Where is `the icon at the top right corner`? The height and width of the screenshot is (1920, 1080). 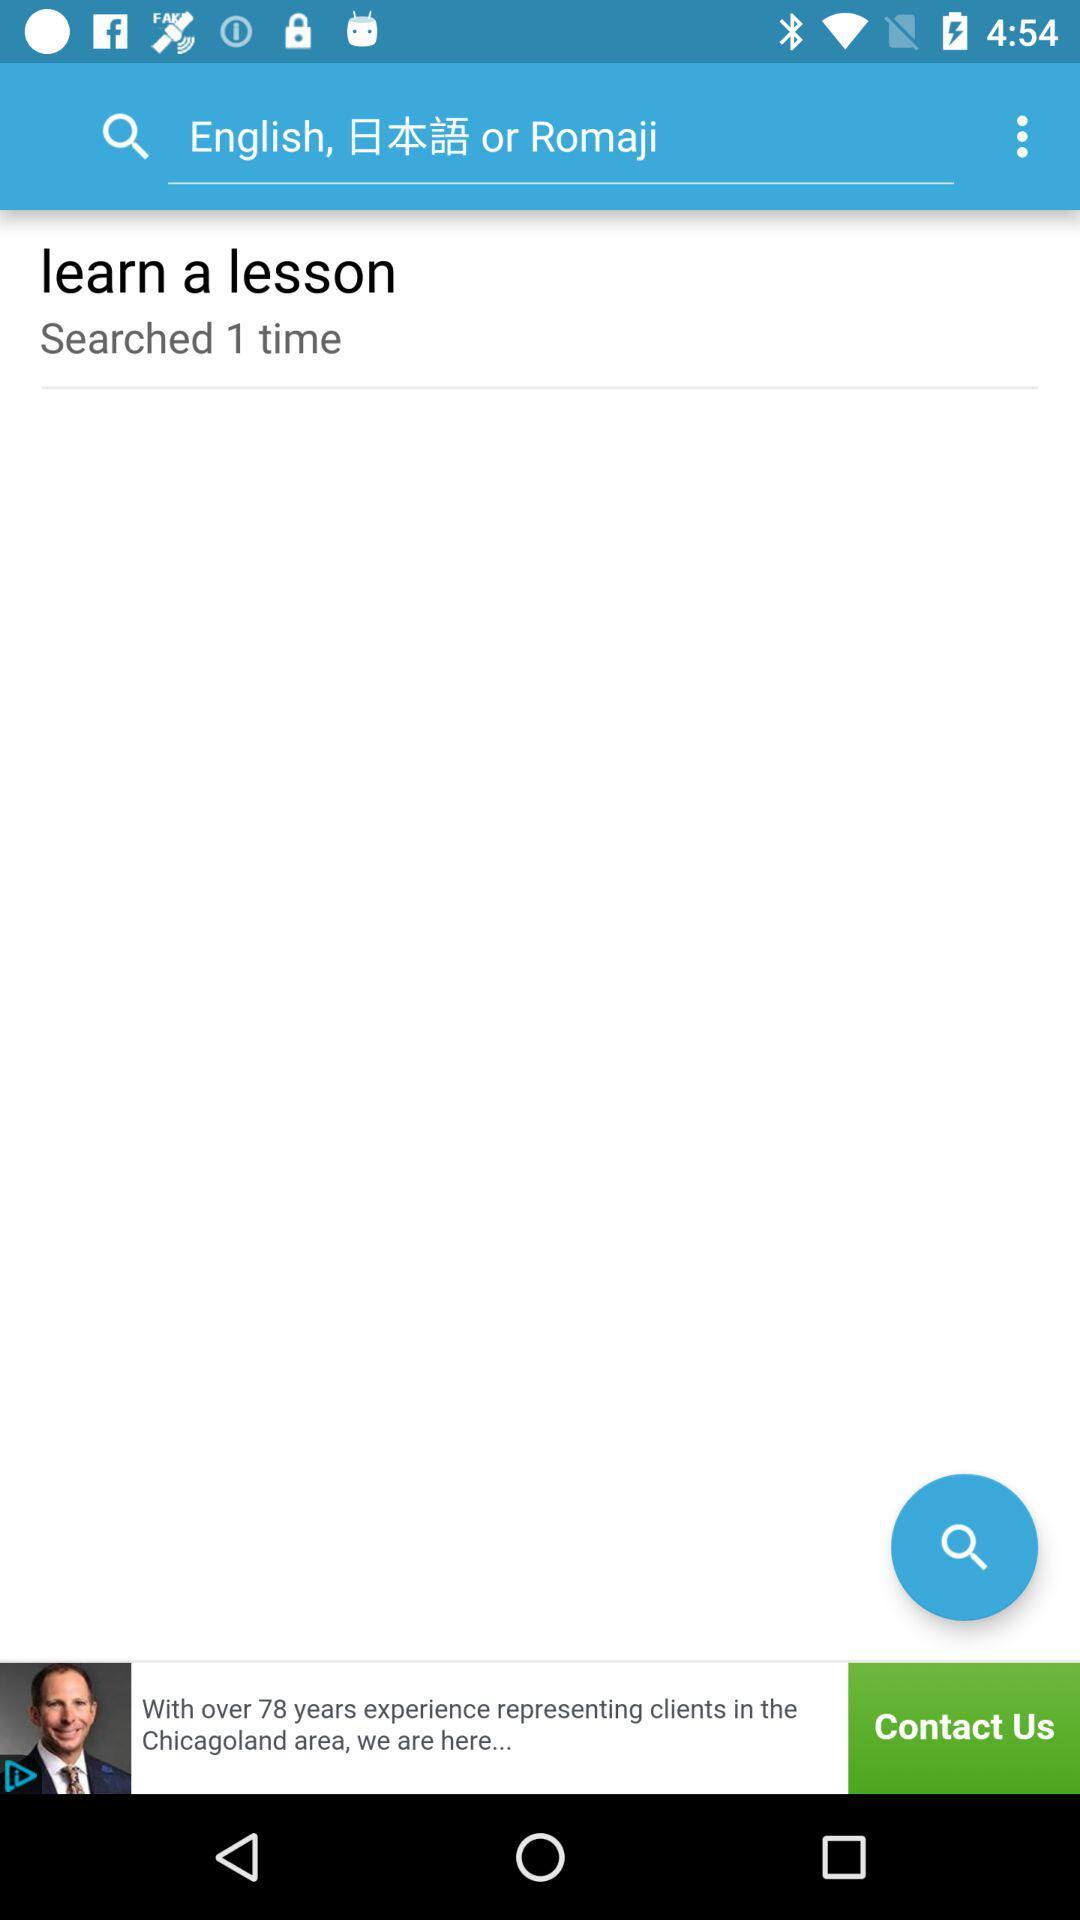 the icon at the top right corner is located at coordinates (1027, 135).